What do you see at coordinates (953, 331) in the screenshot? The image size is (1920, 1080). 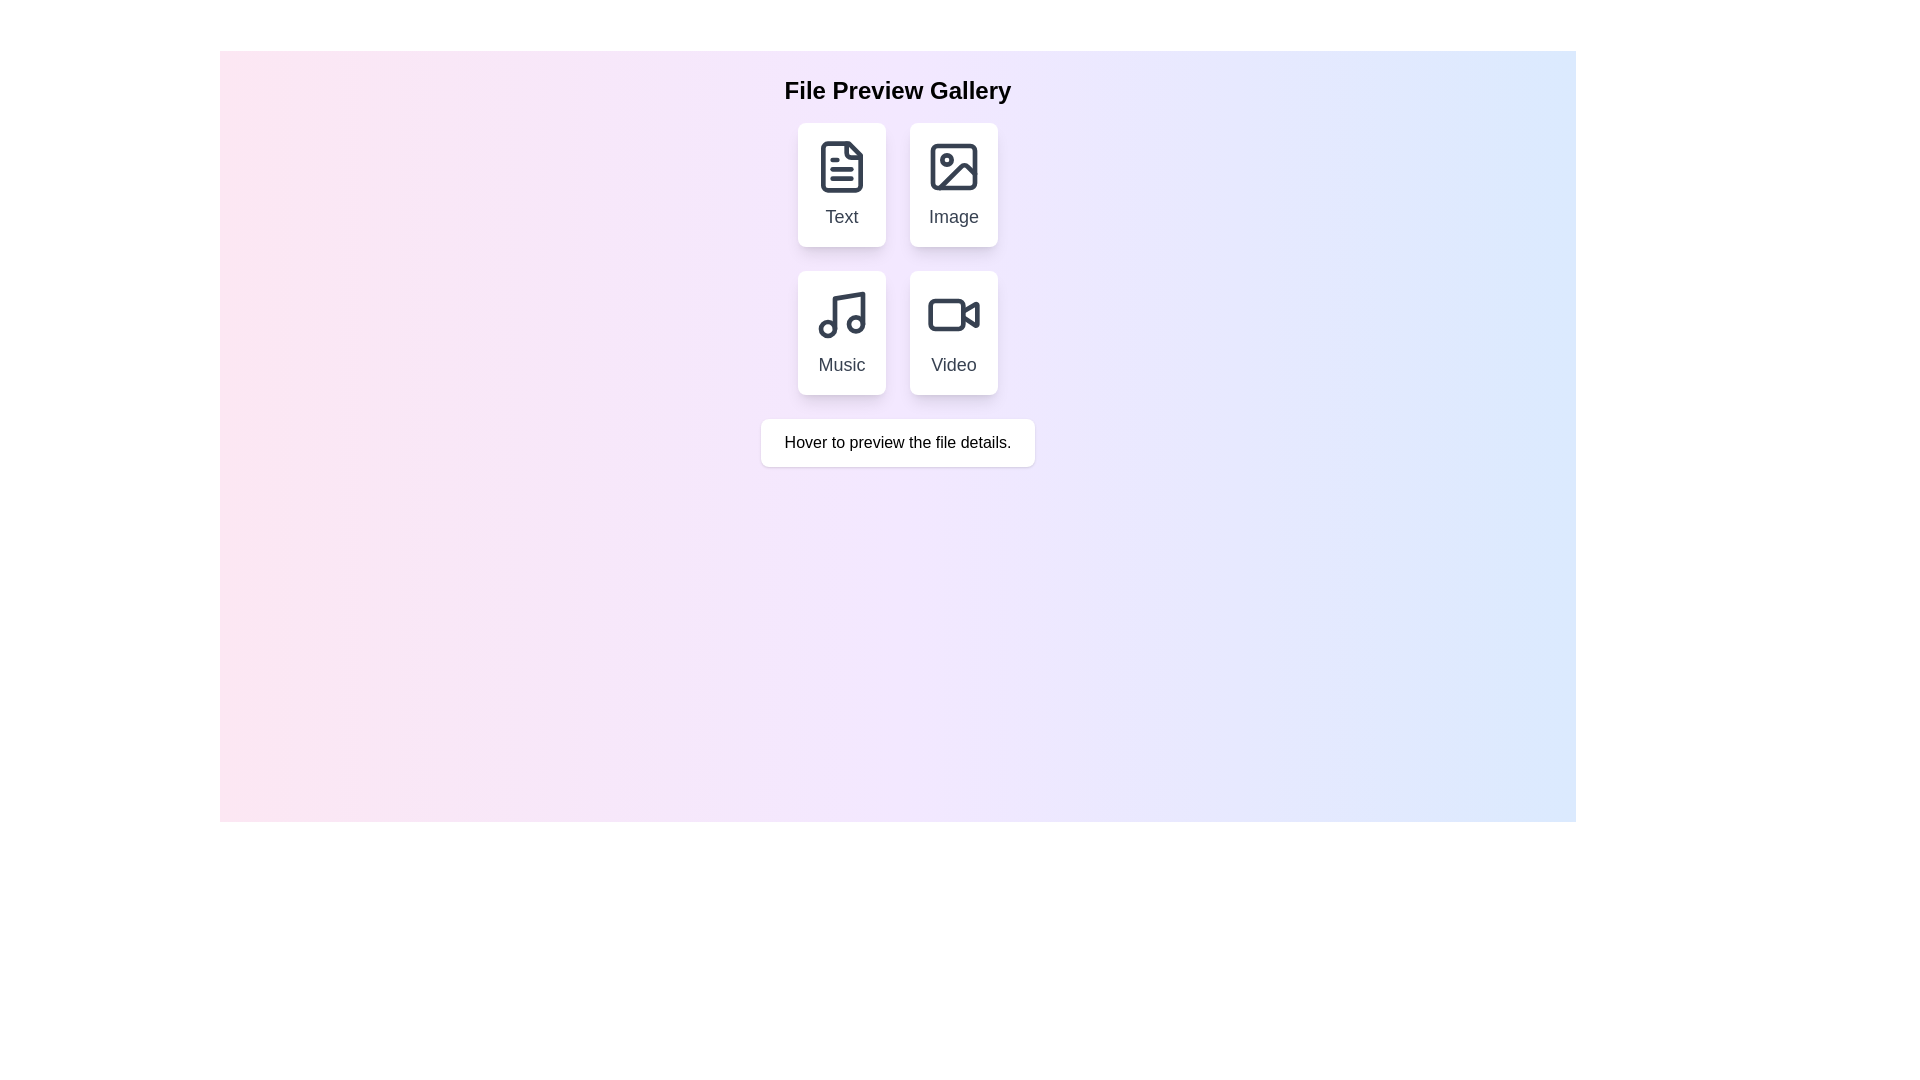 I see `the fourth selectable card representing the 'Video' category located in the bottom right of the grid layout` at bounding box center [953, 331].